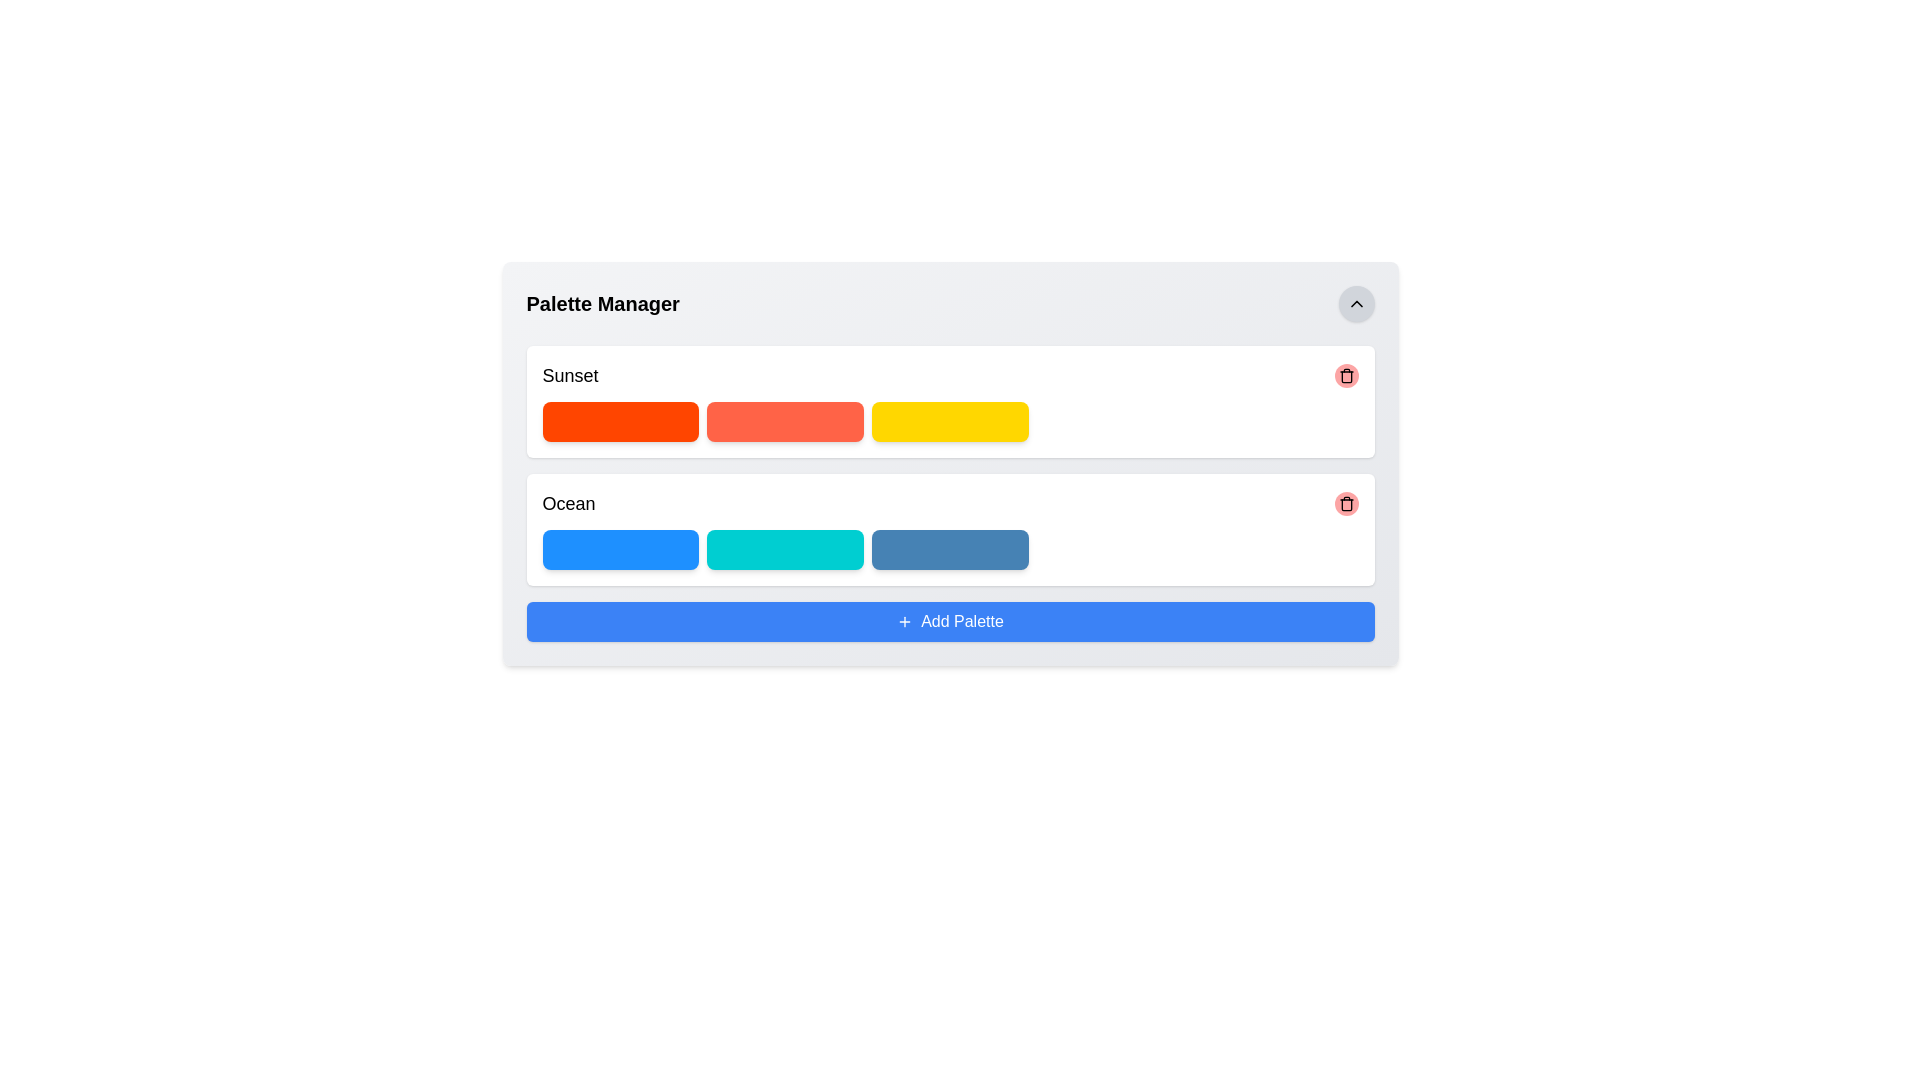 The width and height of the screenshot is (1920, 1080). What do you see at coordinates (904, 620) in the screenshot?
I see `the plus icon located on the blue 'Add Palette' button, which is positioned at the bottom of the visible section of the interface` at bounding box center [904, 620].